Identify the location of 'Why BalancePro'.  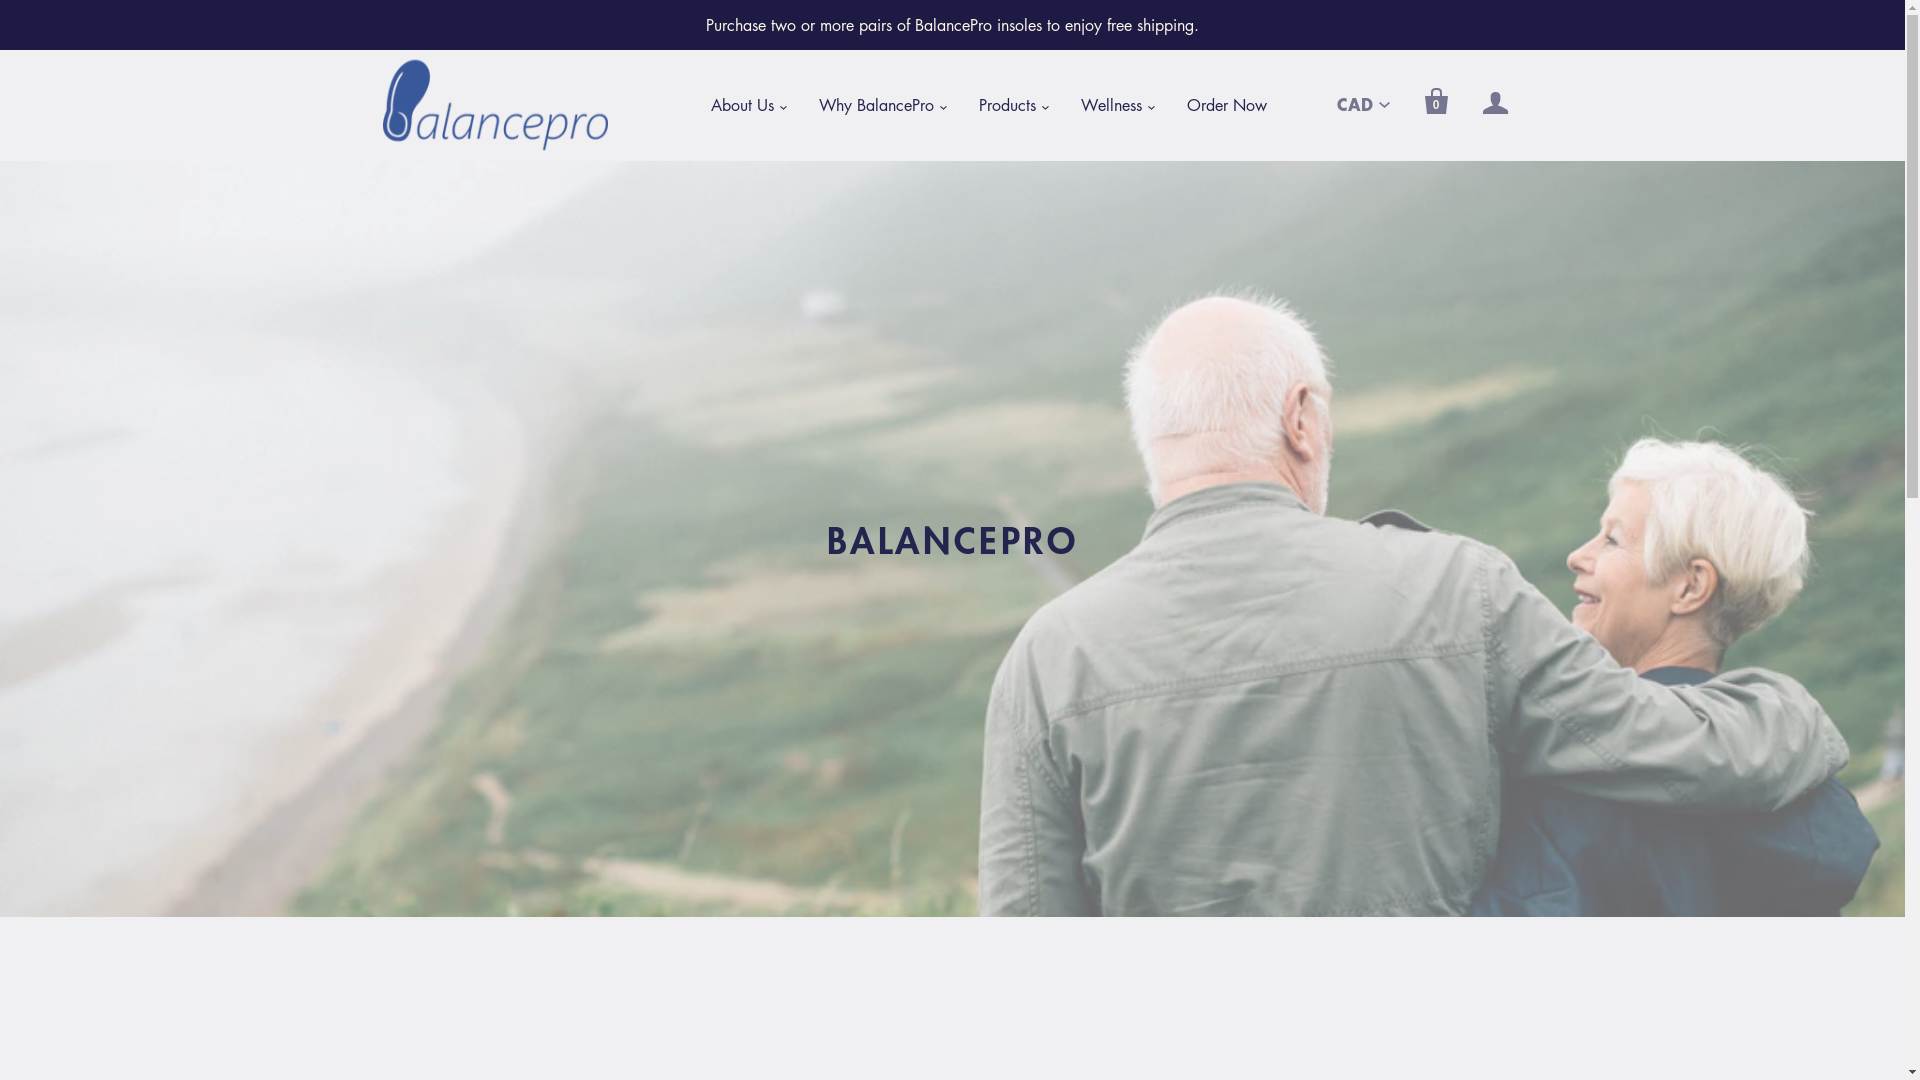
(875, 104).